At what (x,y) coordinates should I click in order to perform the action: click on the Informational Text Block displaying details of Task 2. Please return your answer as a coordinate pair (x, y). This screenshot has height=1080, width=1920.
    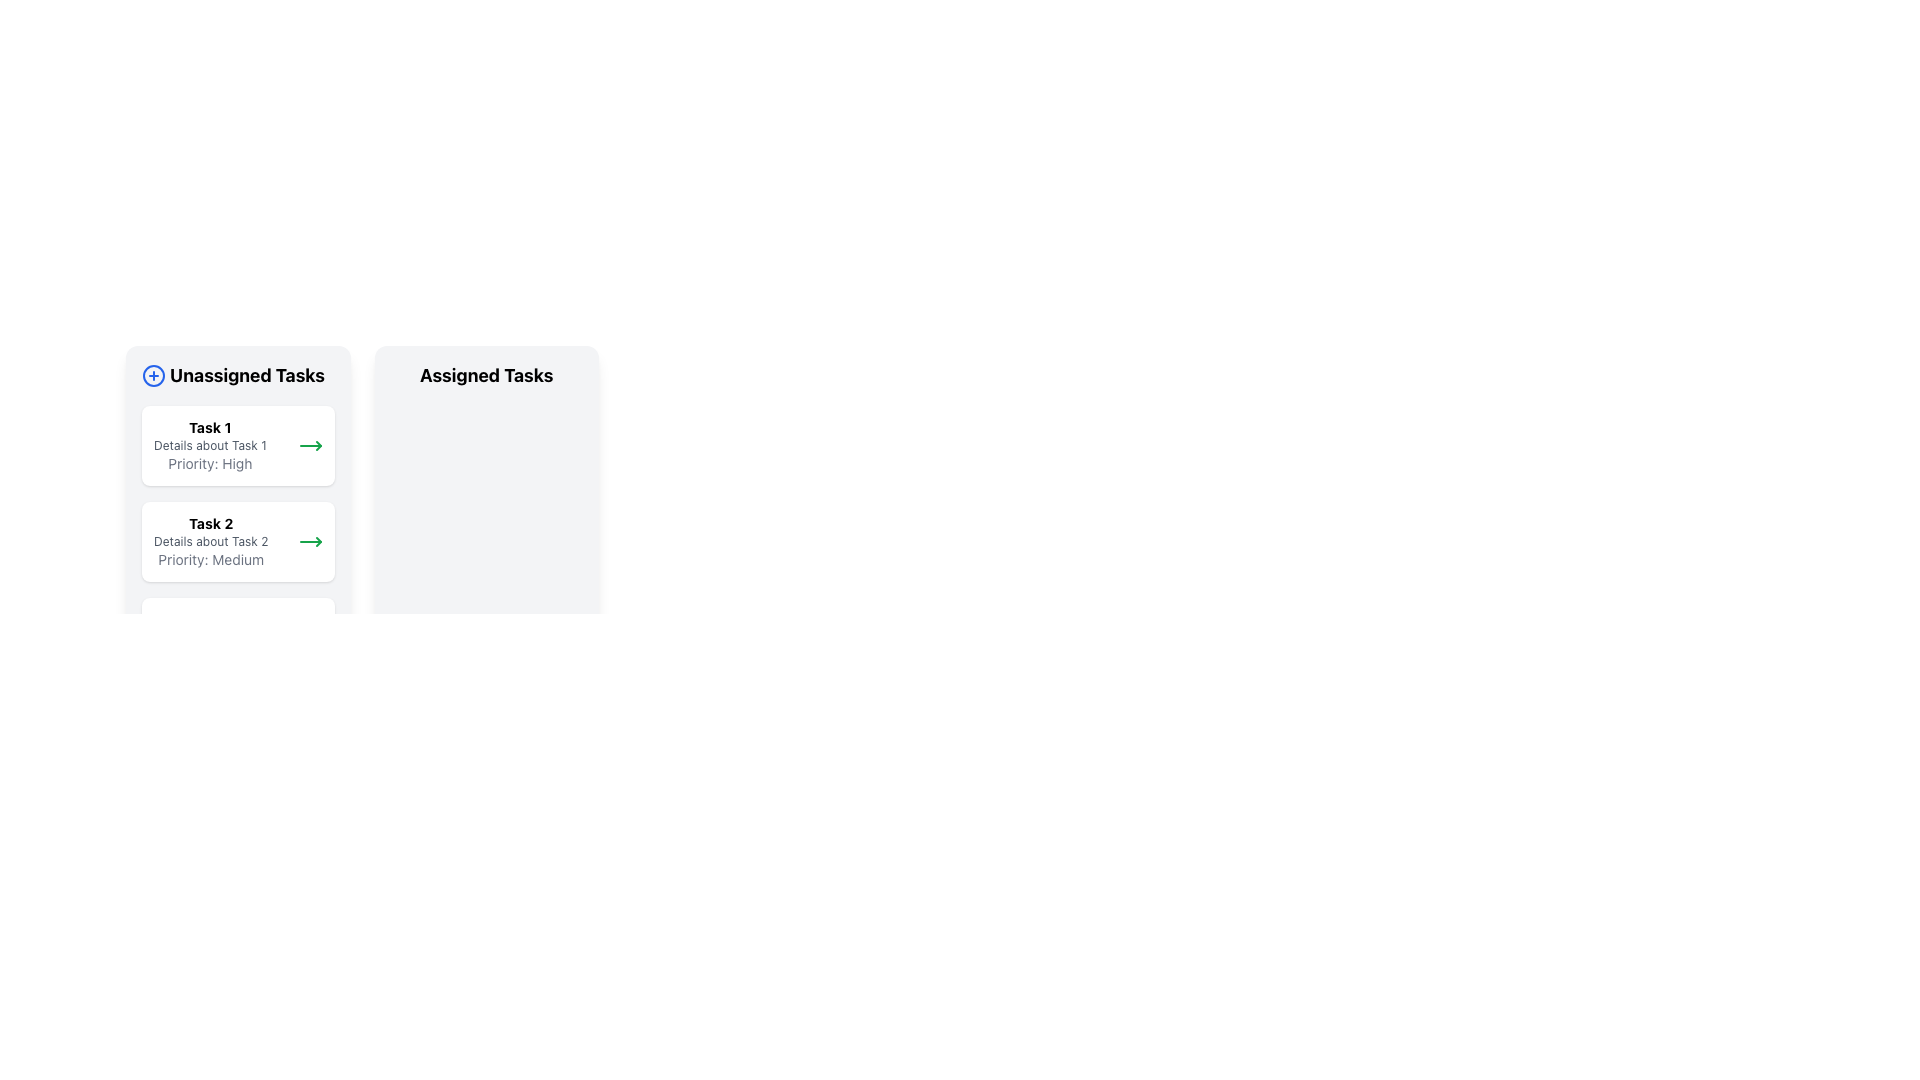
    Looking at the image, I should click on (211, 542).